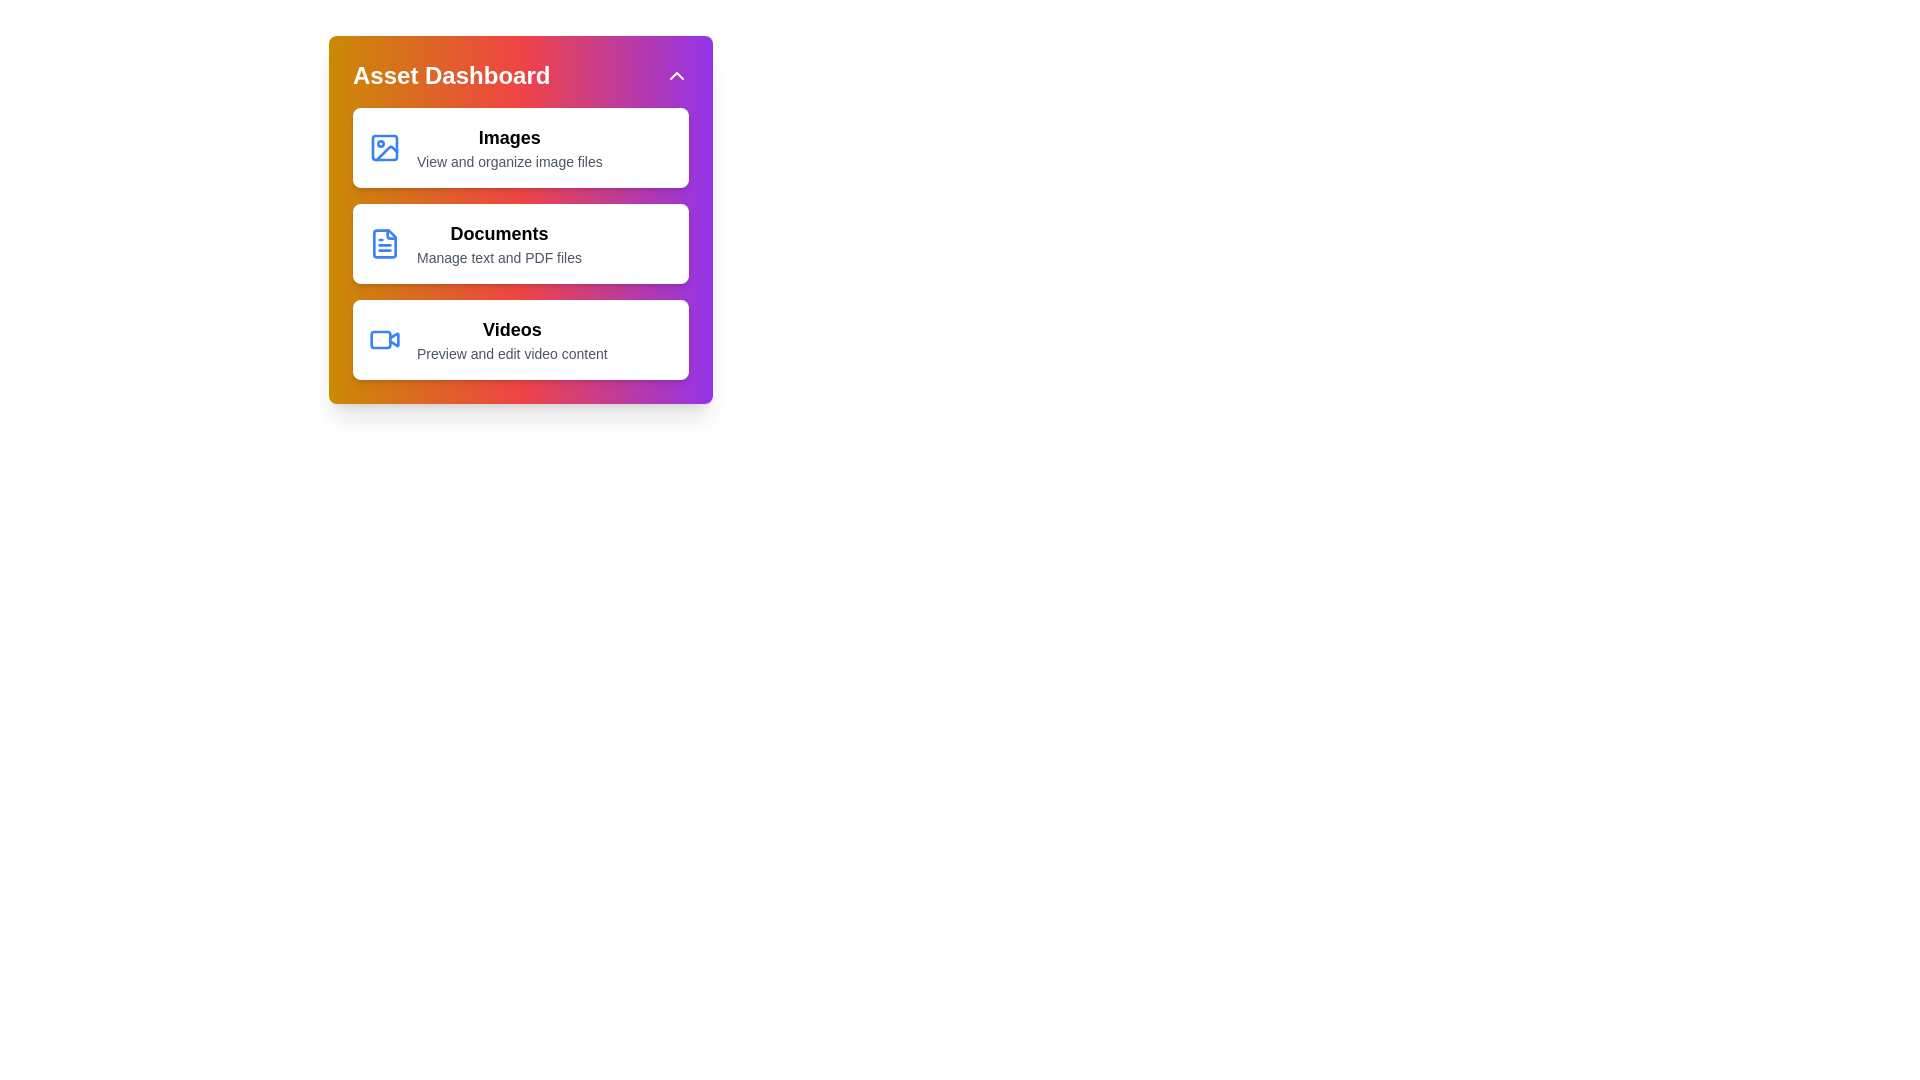 Image resolution: width=1920 pixels, height=1080 pixels. Describe the element at coordinates (521, 242) in the screenshot. I see `the media item corresponding to Documents` at that location.